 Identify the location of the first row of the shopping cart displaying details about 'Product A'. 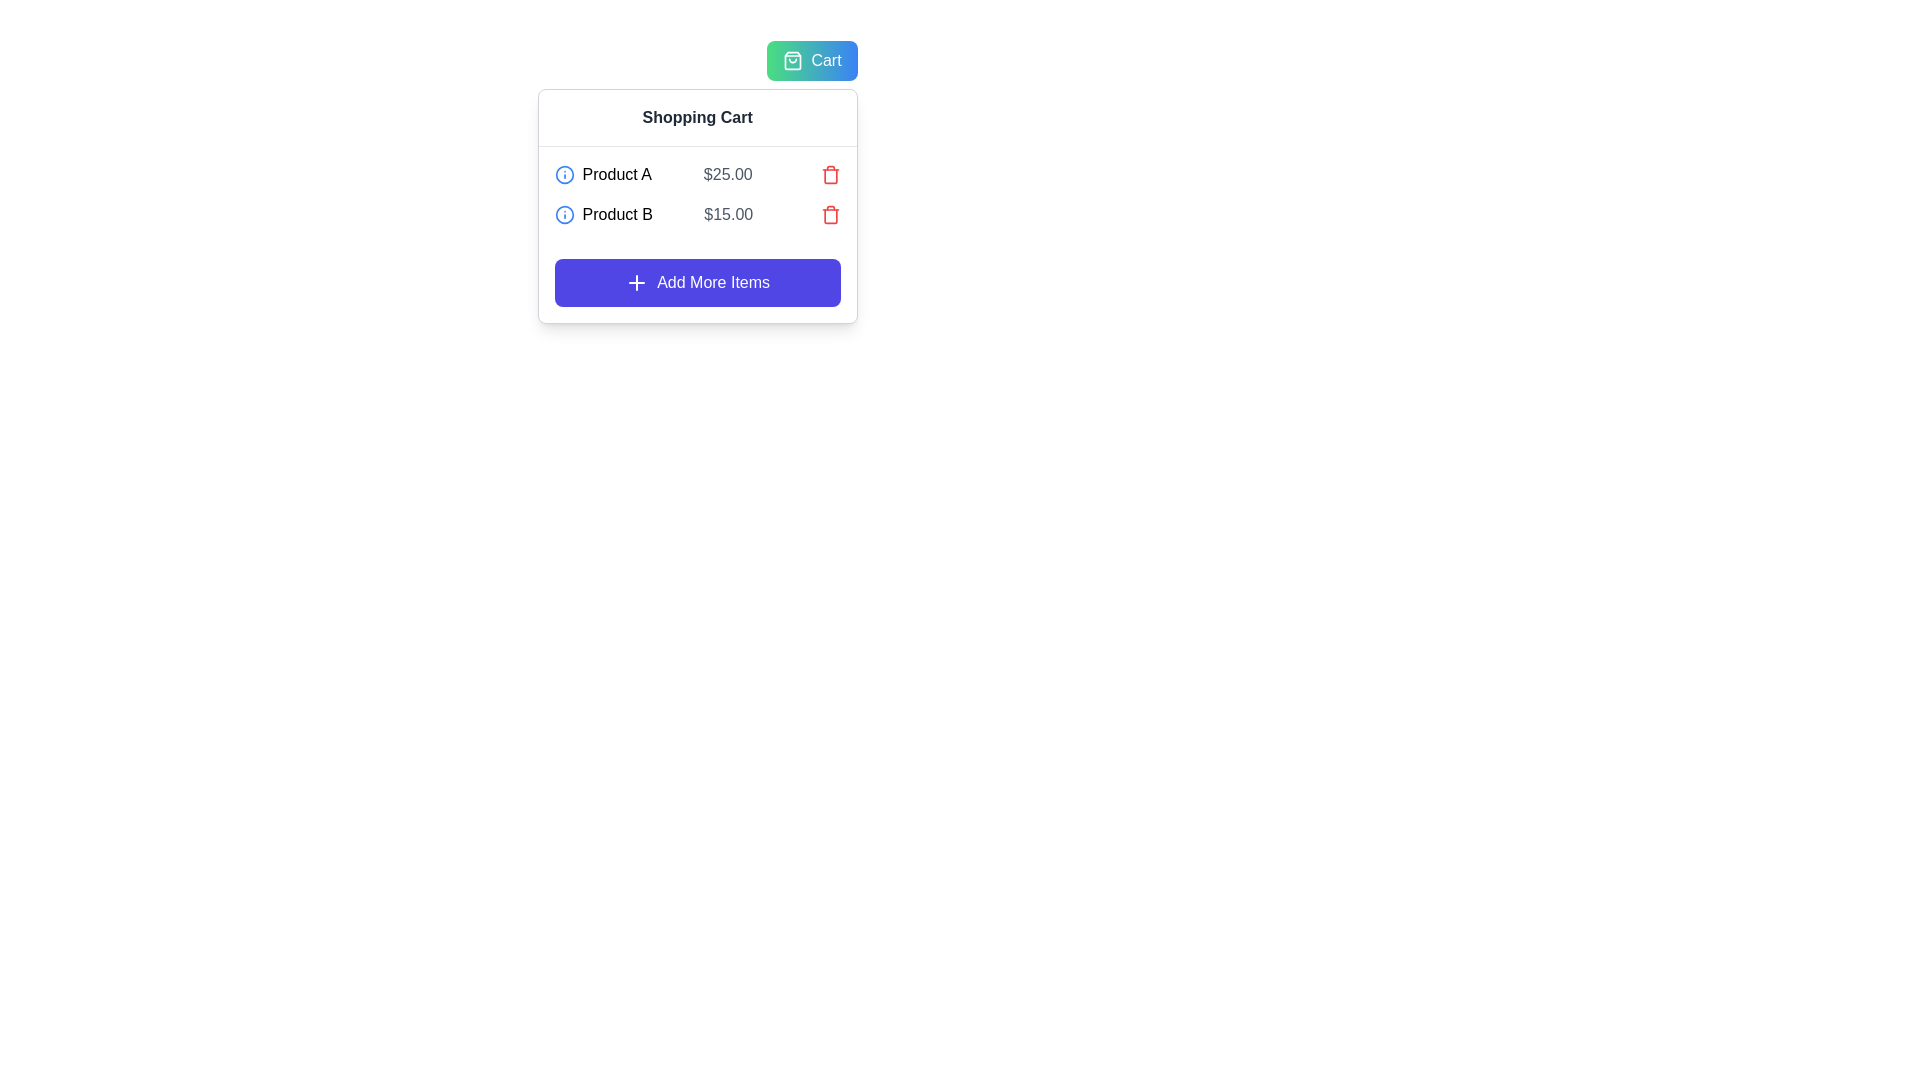
(697, 173).